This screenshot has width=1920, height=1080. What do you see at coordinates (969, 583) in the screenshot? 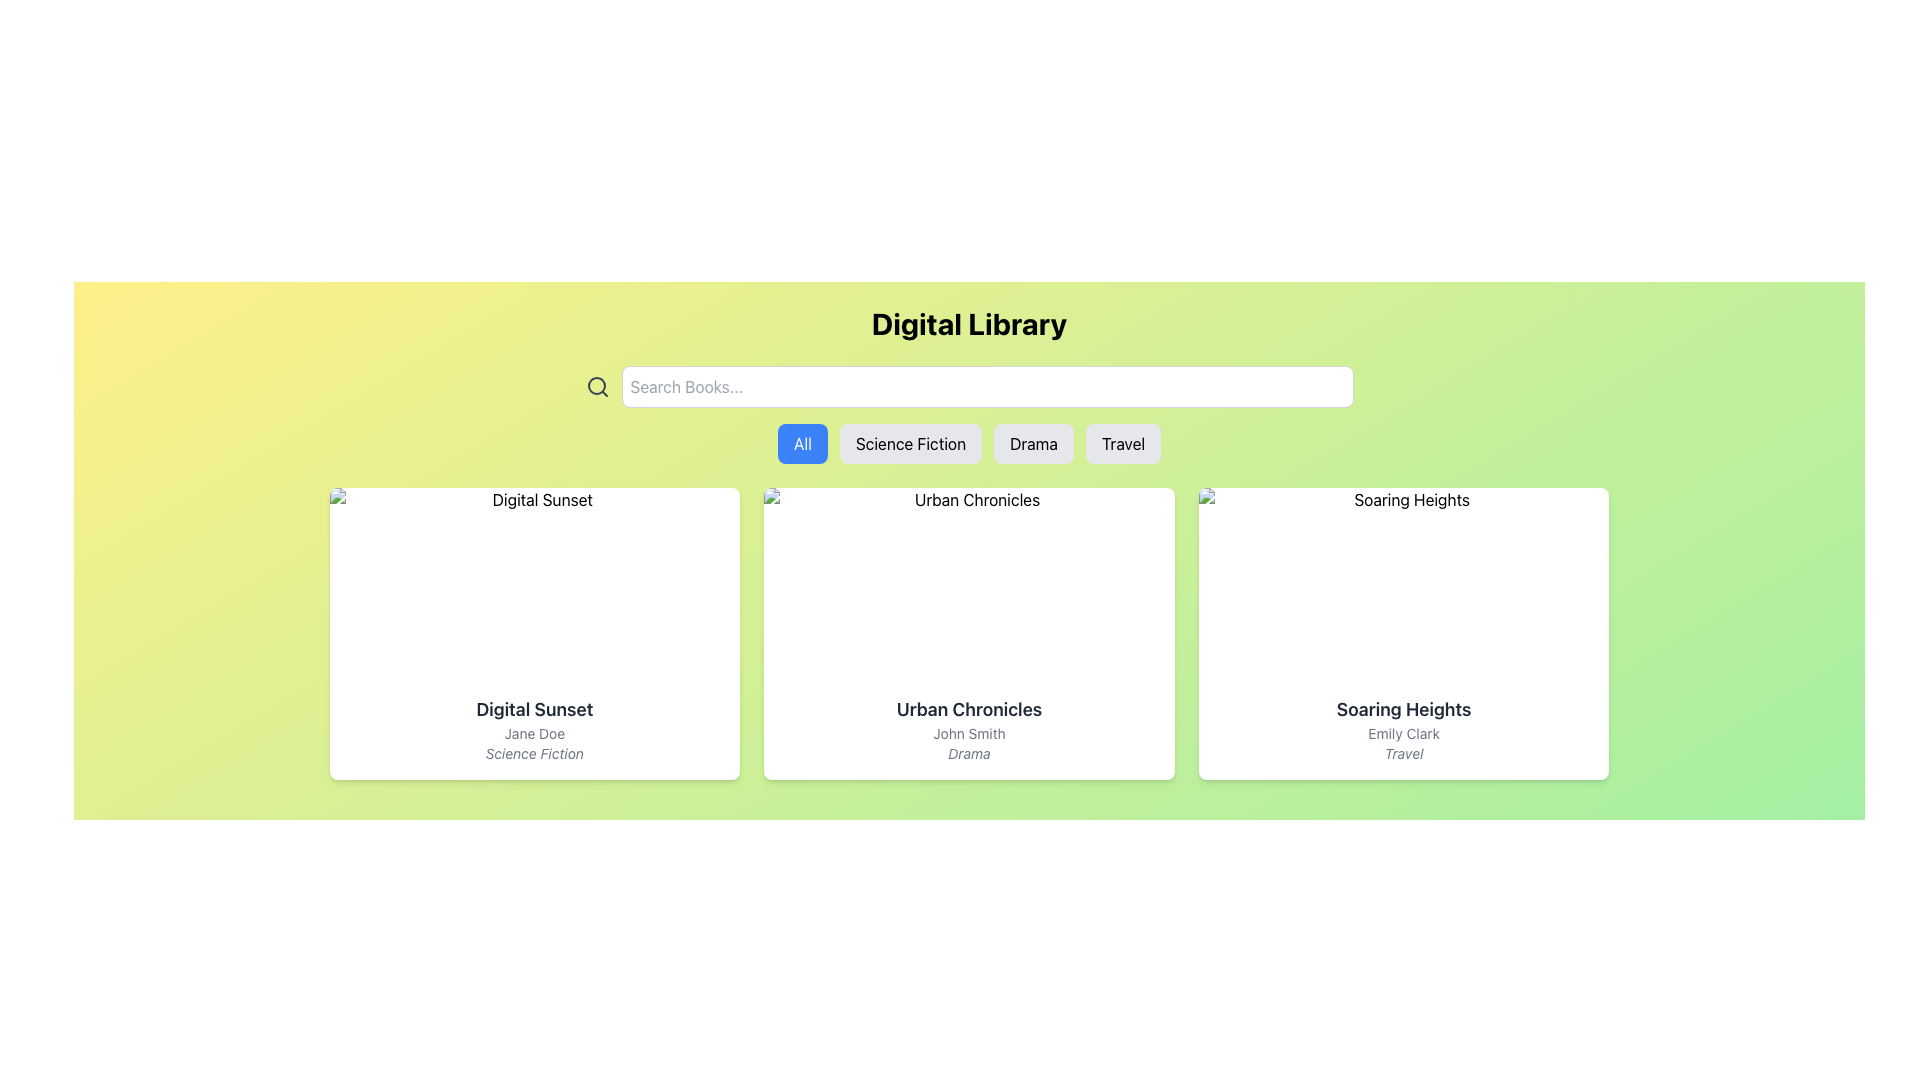
I see `the rectangular image displaying the placeholder for 'Urban Chronicles' to view image options` at bounding box center [969, 583].